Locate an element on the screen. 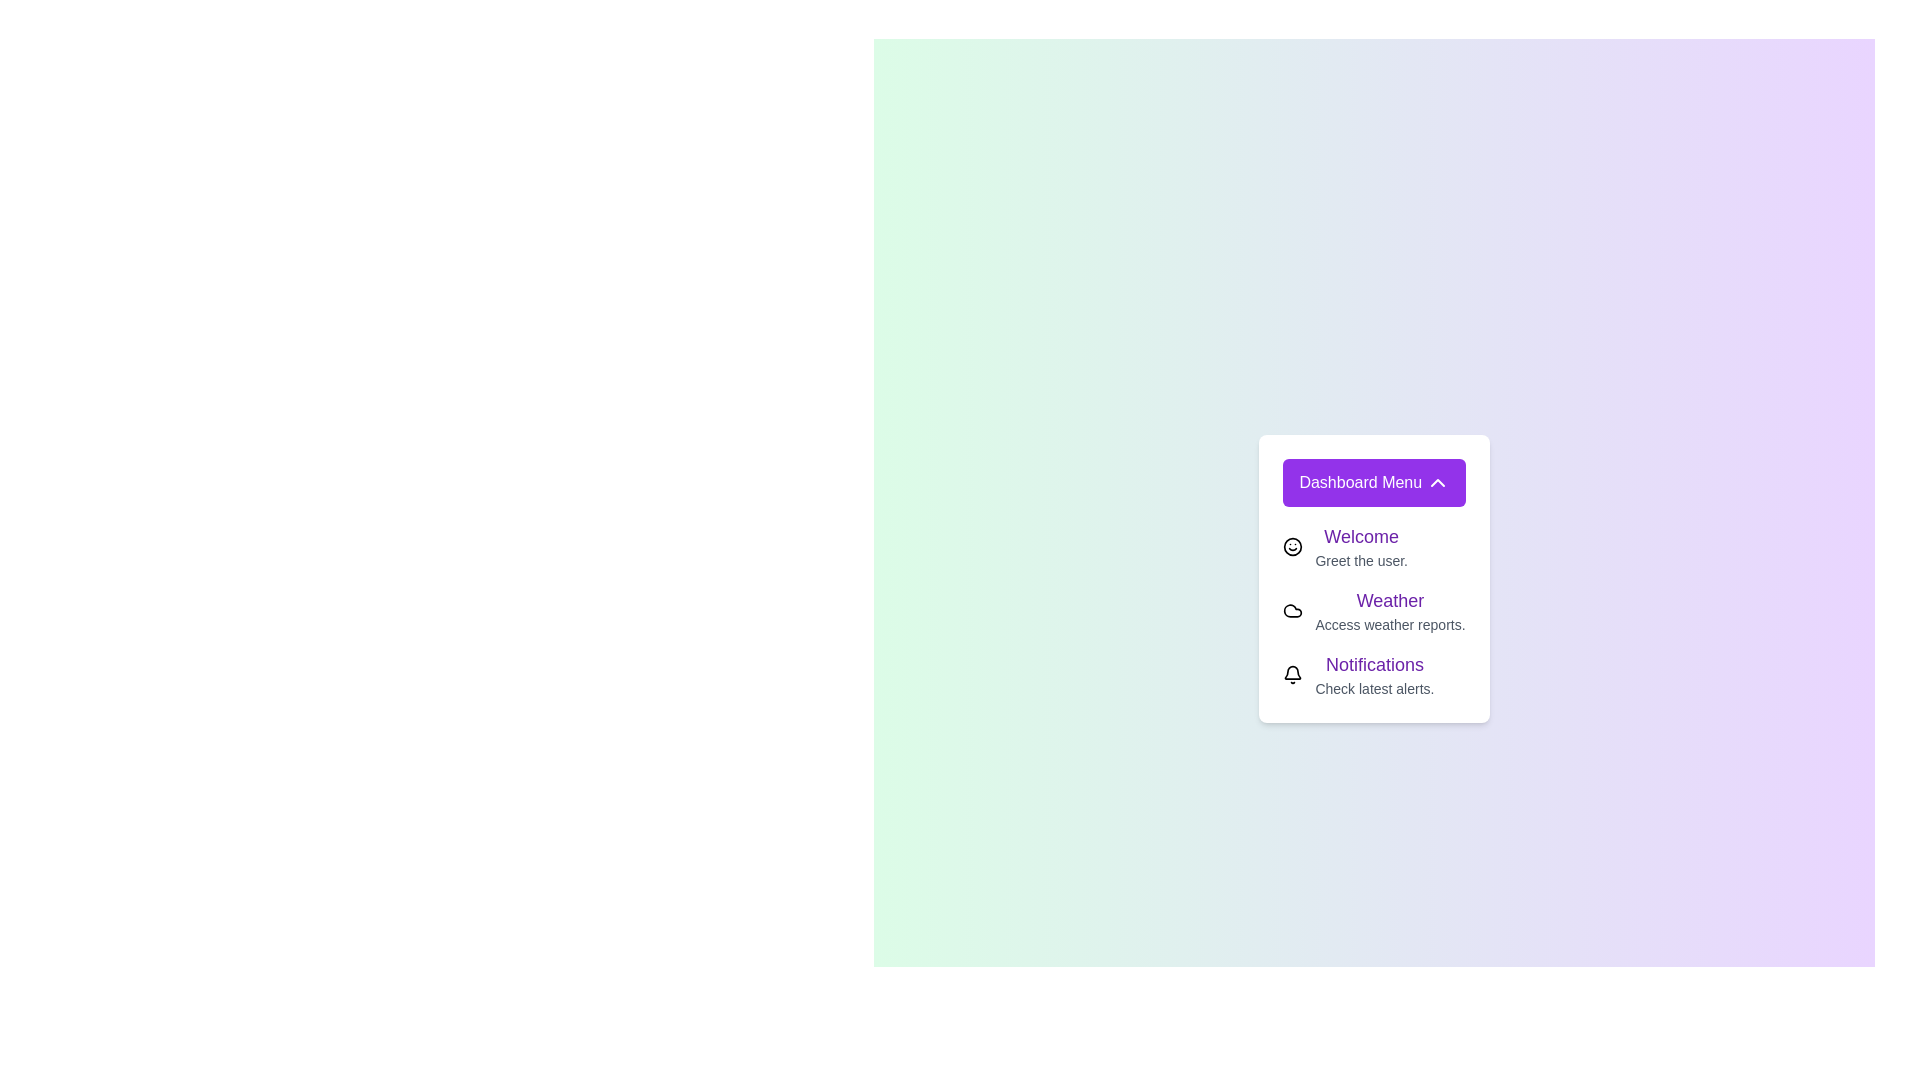 This screenshot has height=1080, width=1920. the menu item corresponding to Notifications is located at coordinates (1293, 675).